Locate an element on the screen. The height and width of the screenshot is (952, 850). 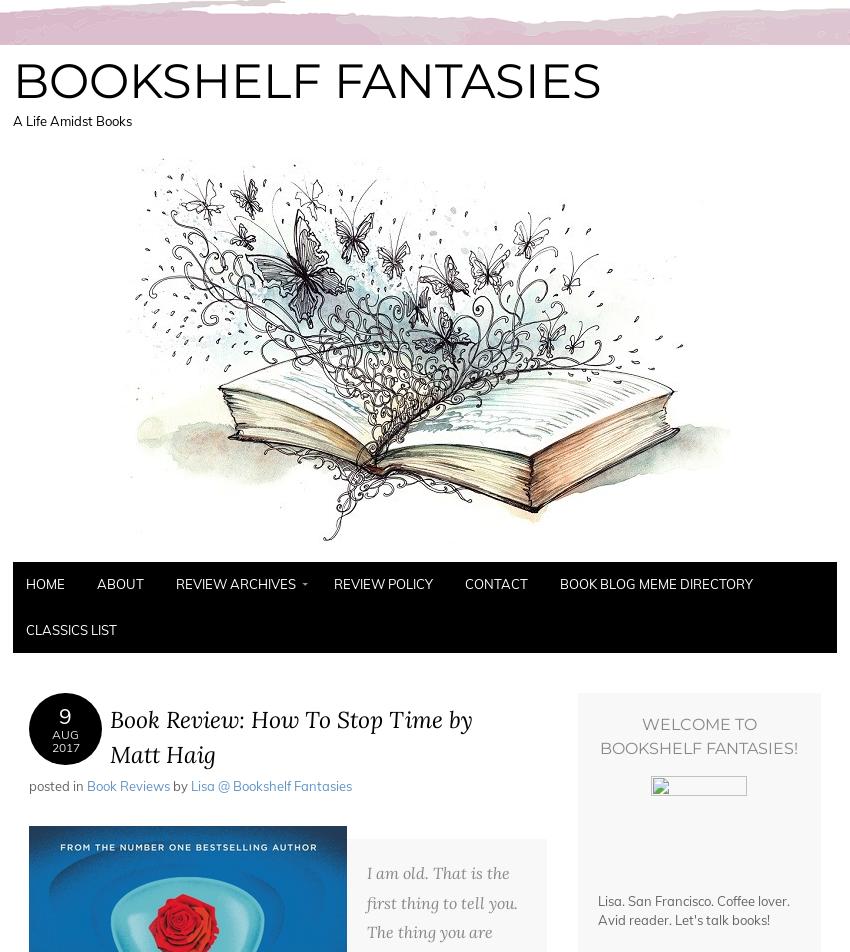
'Book Reviews' is located at coordinates (128, 785).